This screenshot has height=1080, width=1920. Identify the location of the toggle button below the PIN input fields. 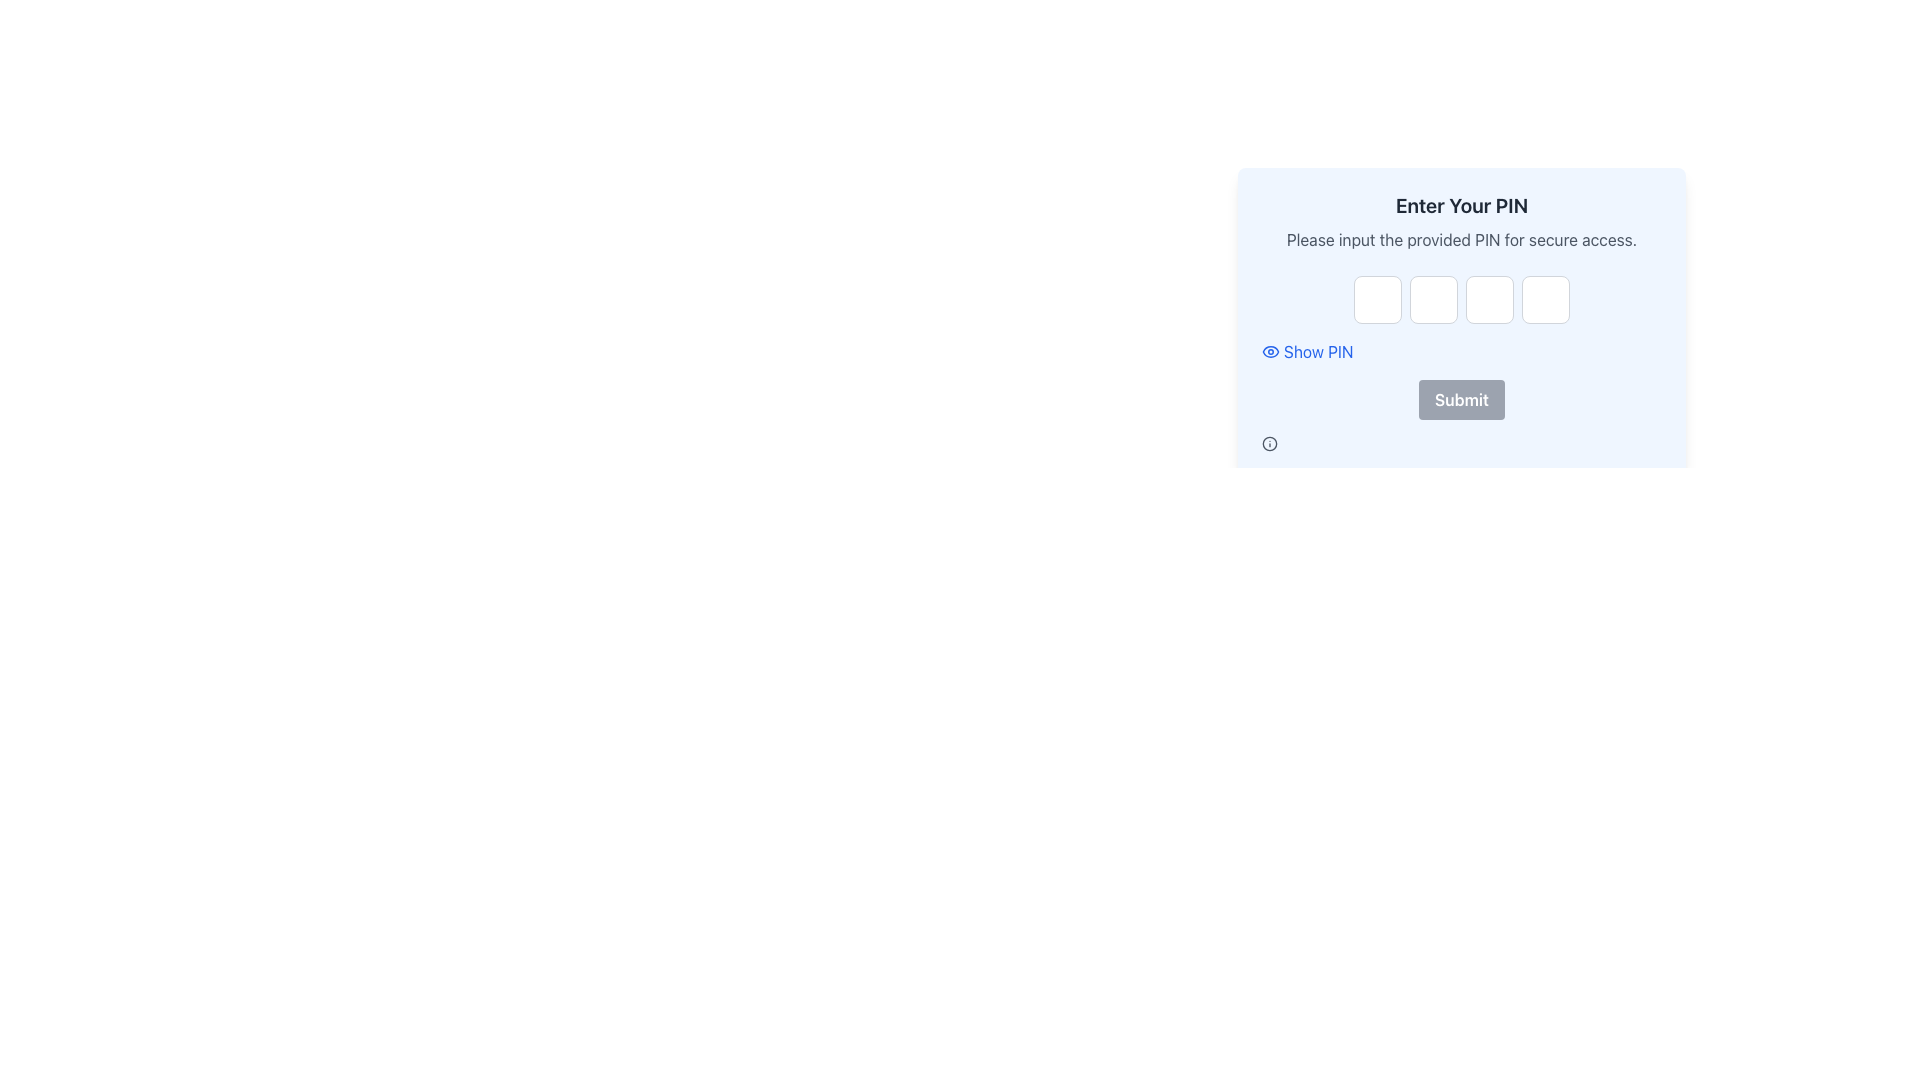
(1307, 350).